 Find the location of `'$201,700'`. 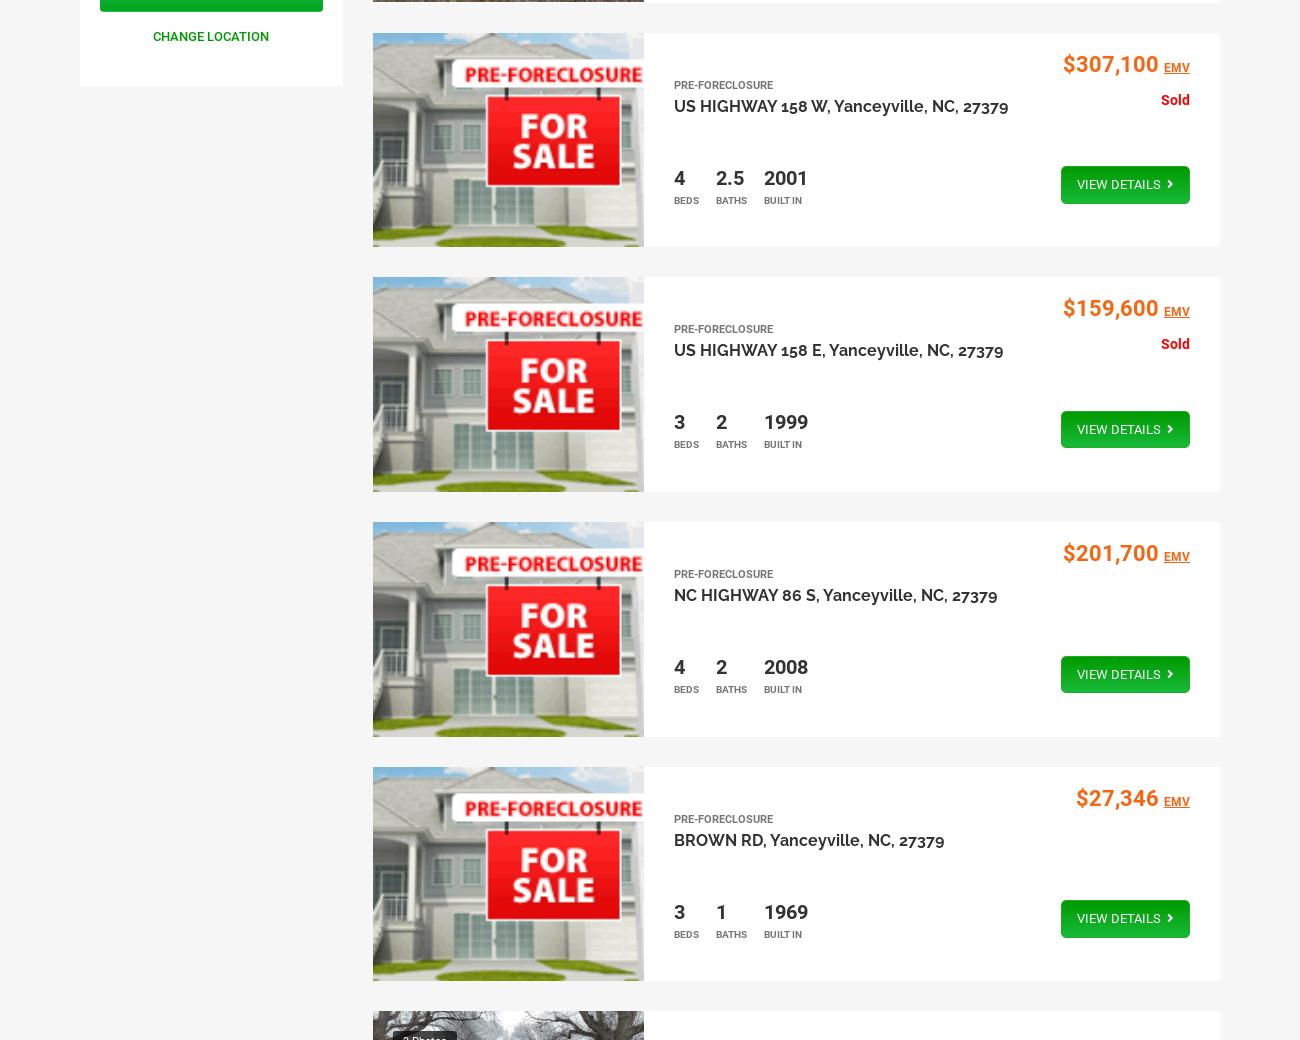

'$201,700' is located at coordinates (1108, 551).